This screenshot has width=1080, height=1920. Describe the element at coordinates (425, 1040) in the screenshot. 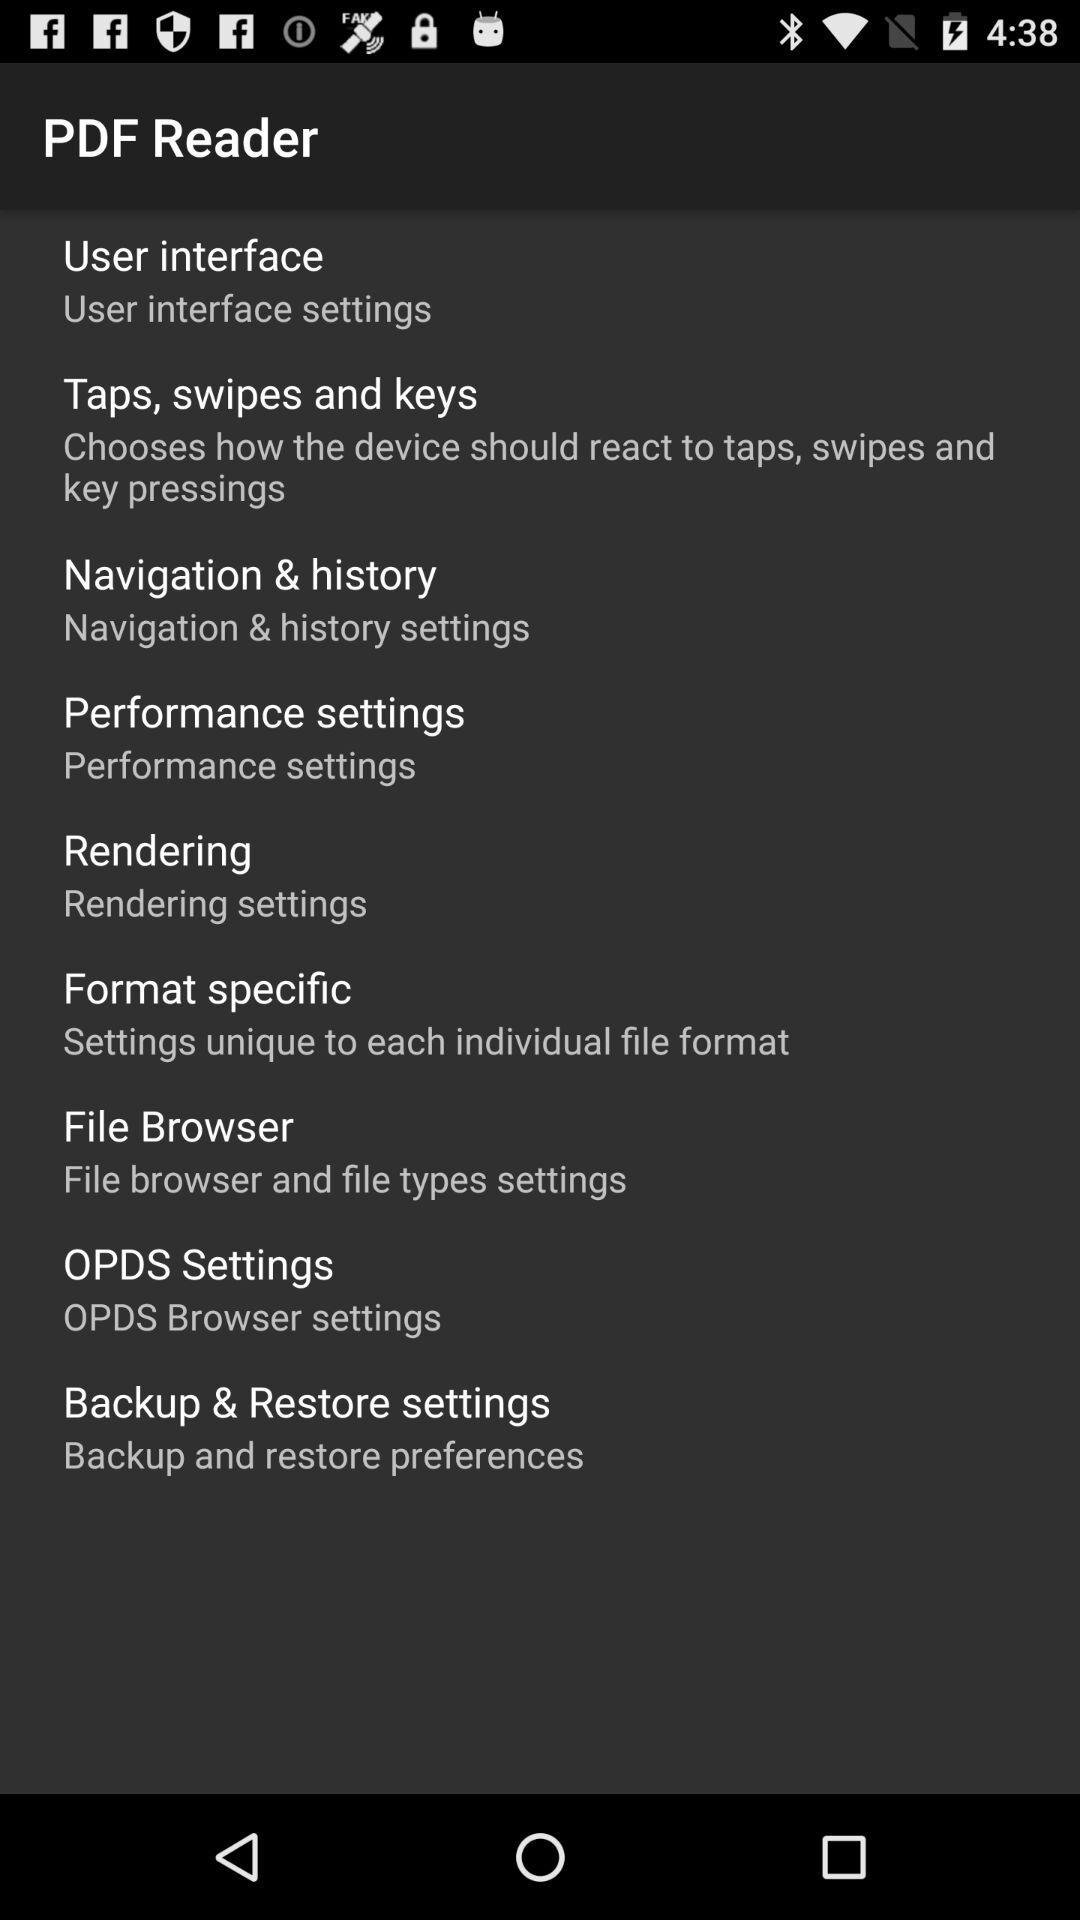

I see `the app at the center` at that location.